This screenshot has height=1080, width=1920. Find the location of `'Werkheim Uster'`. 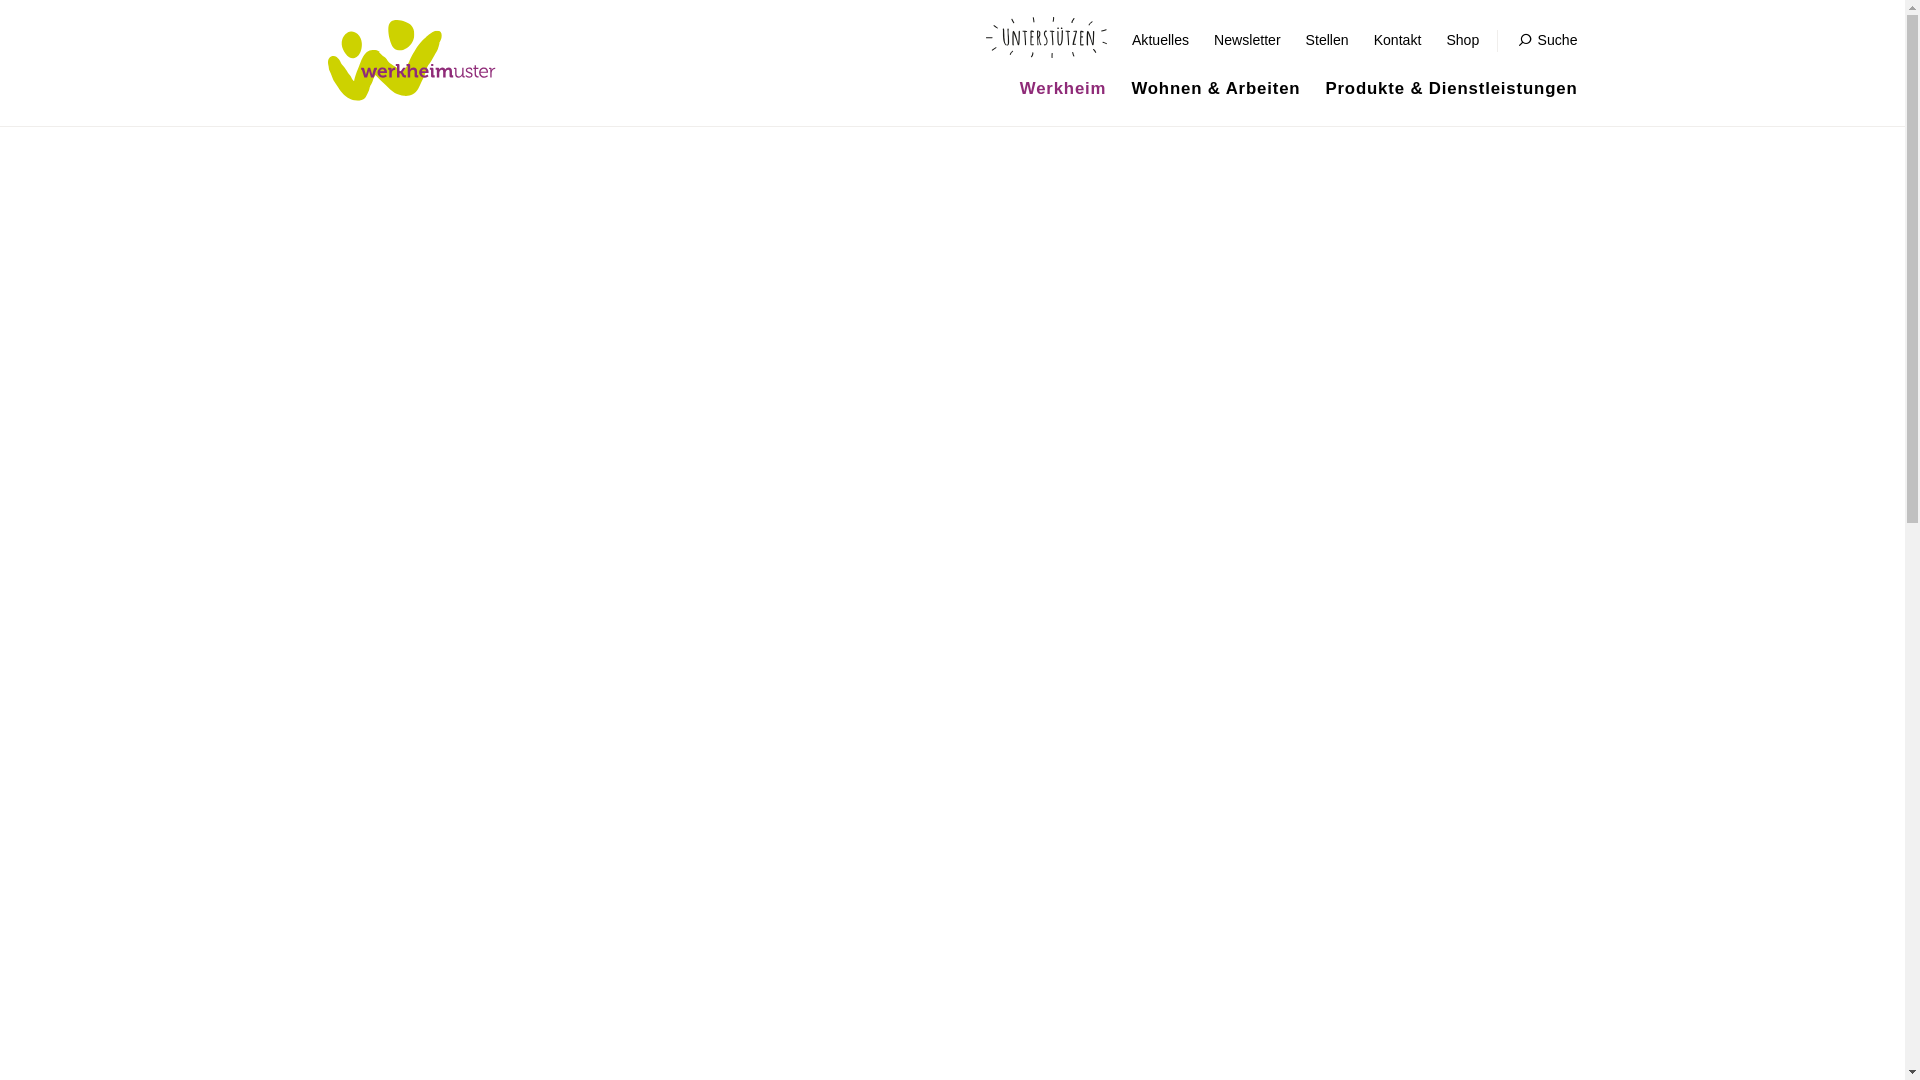

'Werkheim Uster' is located at coordinates (411, 59).